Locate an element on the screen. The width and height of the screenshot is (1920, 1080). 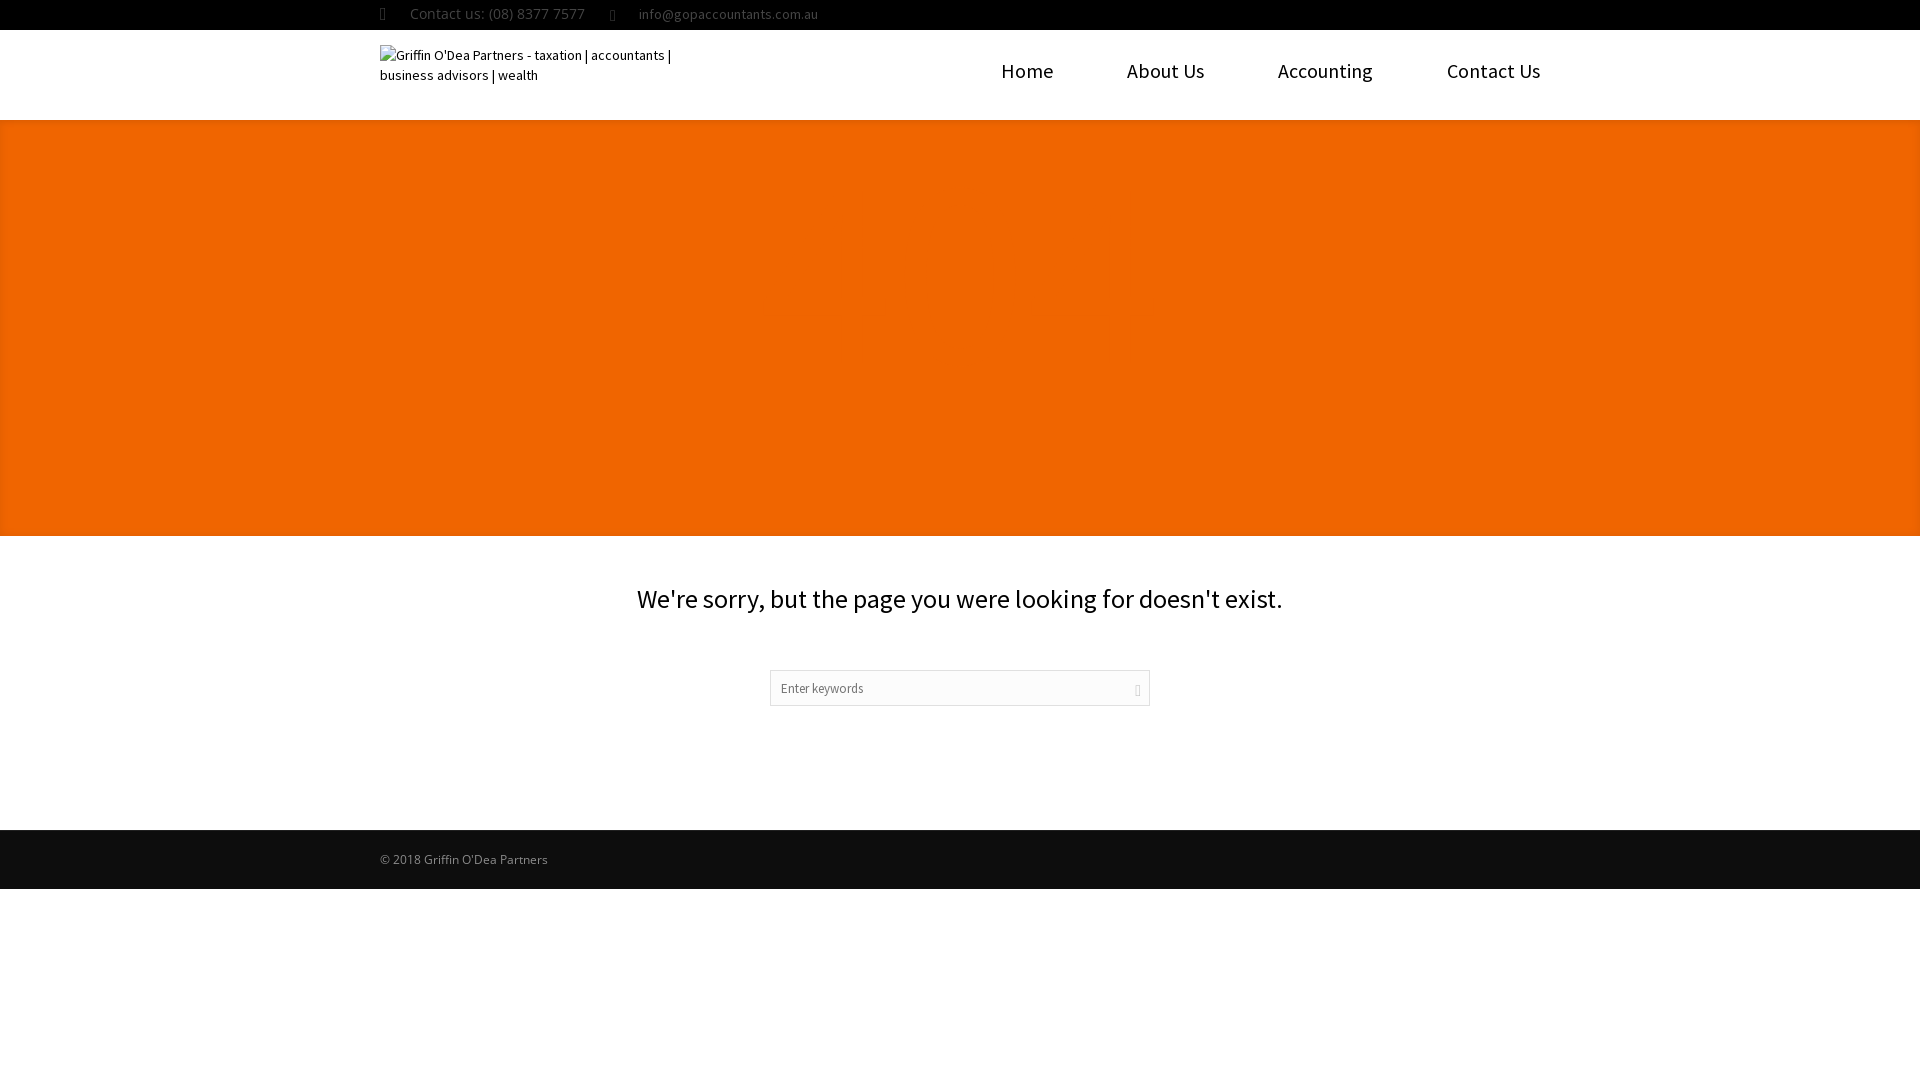
'Contact Us' is located at coordinates (1493, 69).